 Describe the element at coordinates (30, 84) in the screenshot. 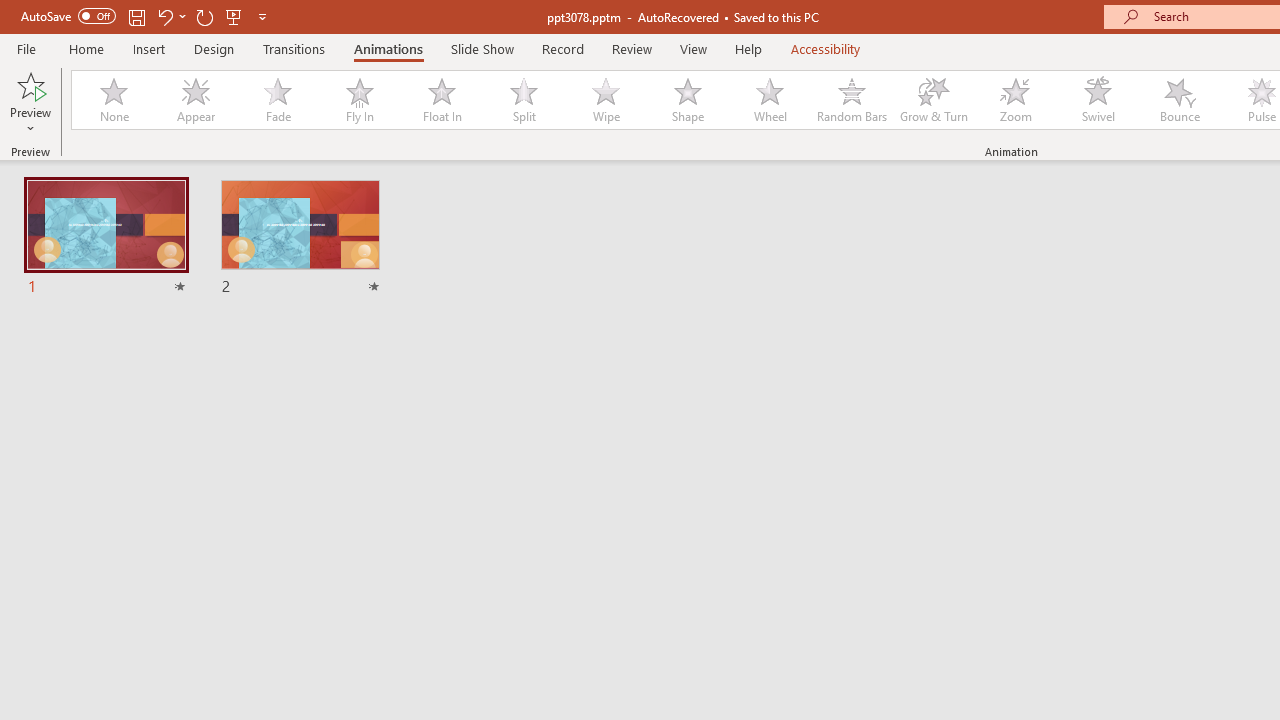

I see `'Preview'` at that location.